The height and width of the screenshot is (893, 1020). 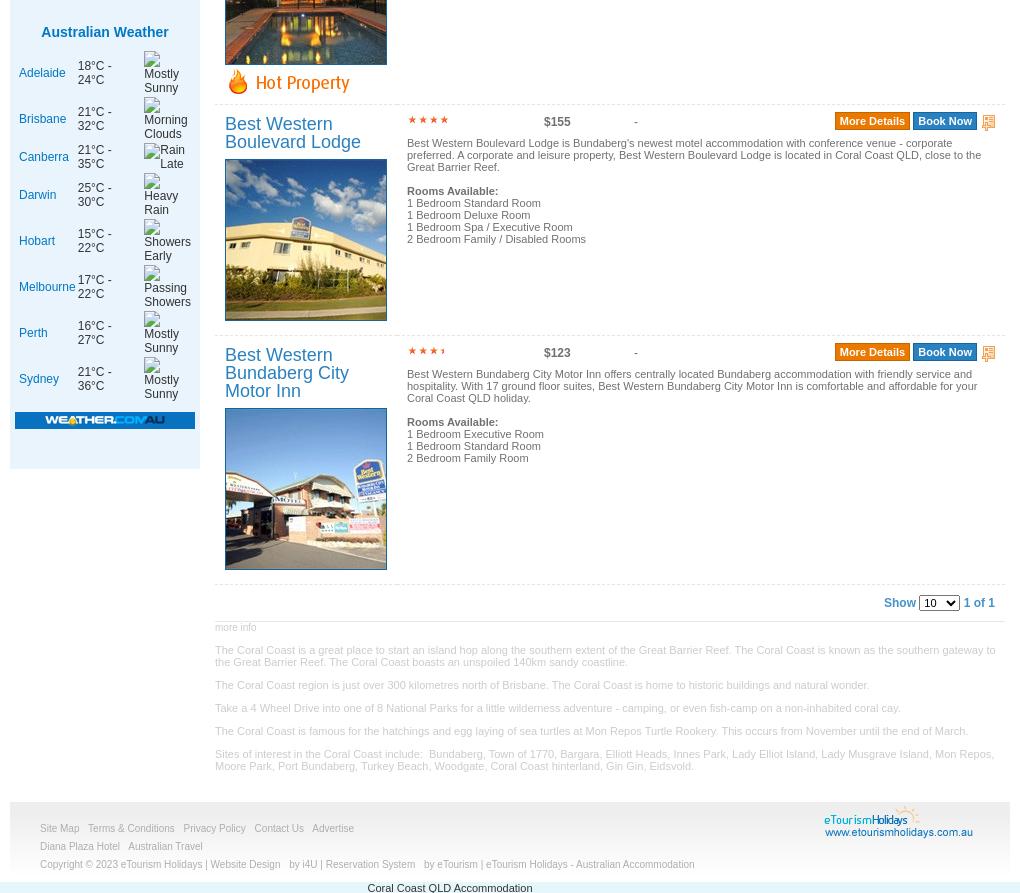 What do you see at coordinates (332, 827) in the screenshot?
I see `'Advertise'` at bounding box center [332, 827].